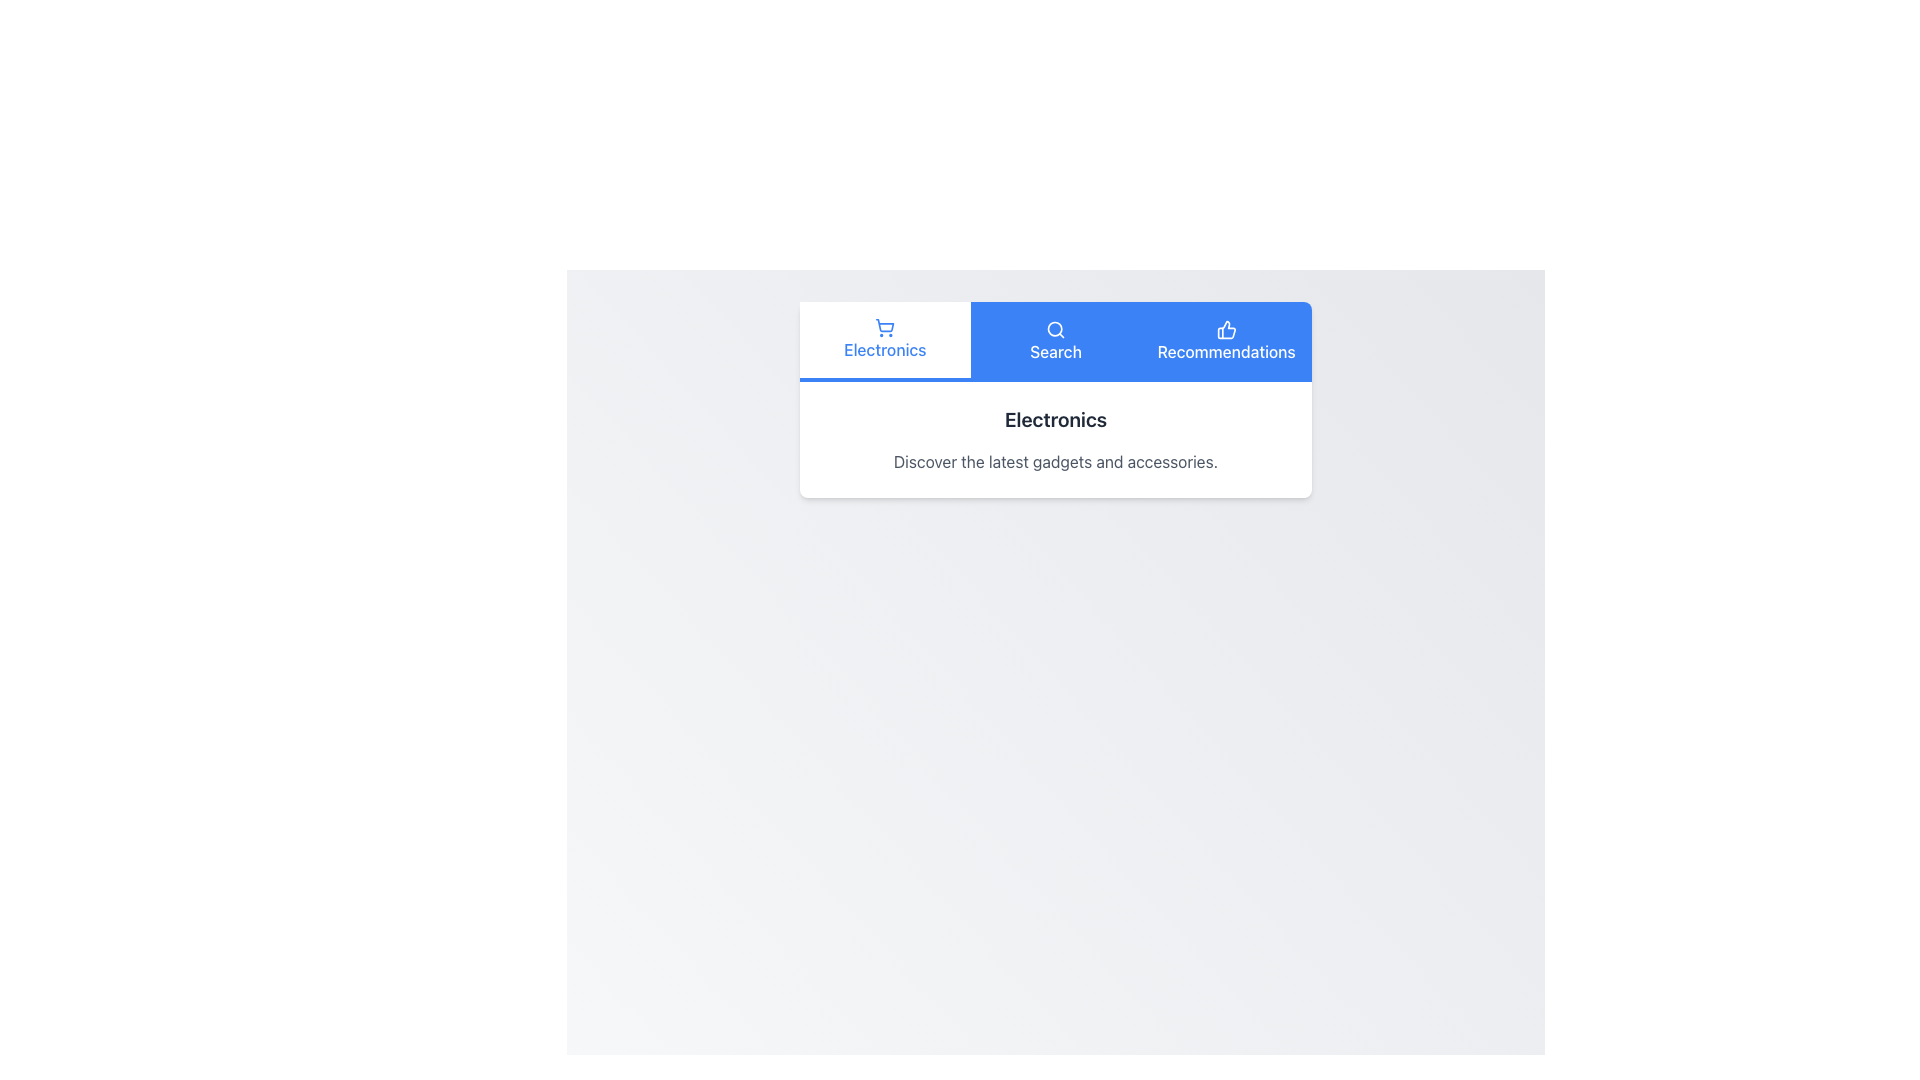 The height and width of the screenshot is (1080, 1920). What do you see at coordinates (1054, 328) in the screenshot?
I see `the decorative circle that represents the outer circular frame of the Search icon to visually identify its purpose` at bounding box center [1054, 328].